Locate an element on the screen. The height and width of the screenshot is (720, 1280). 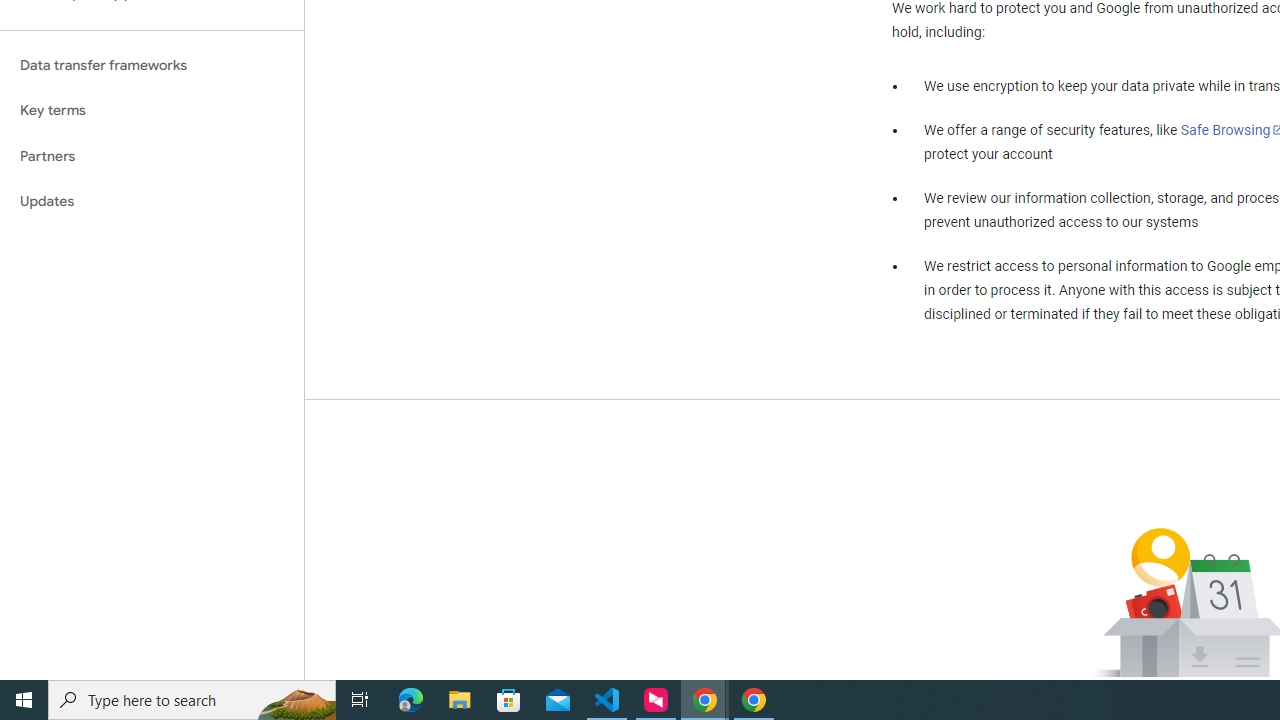
'Data transfer frameworks' is located at coordinates (151, 64).